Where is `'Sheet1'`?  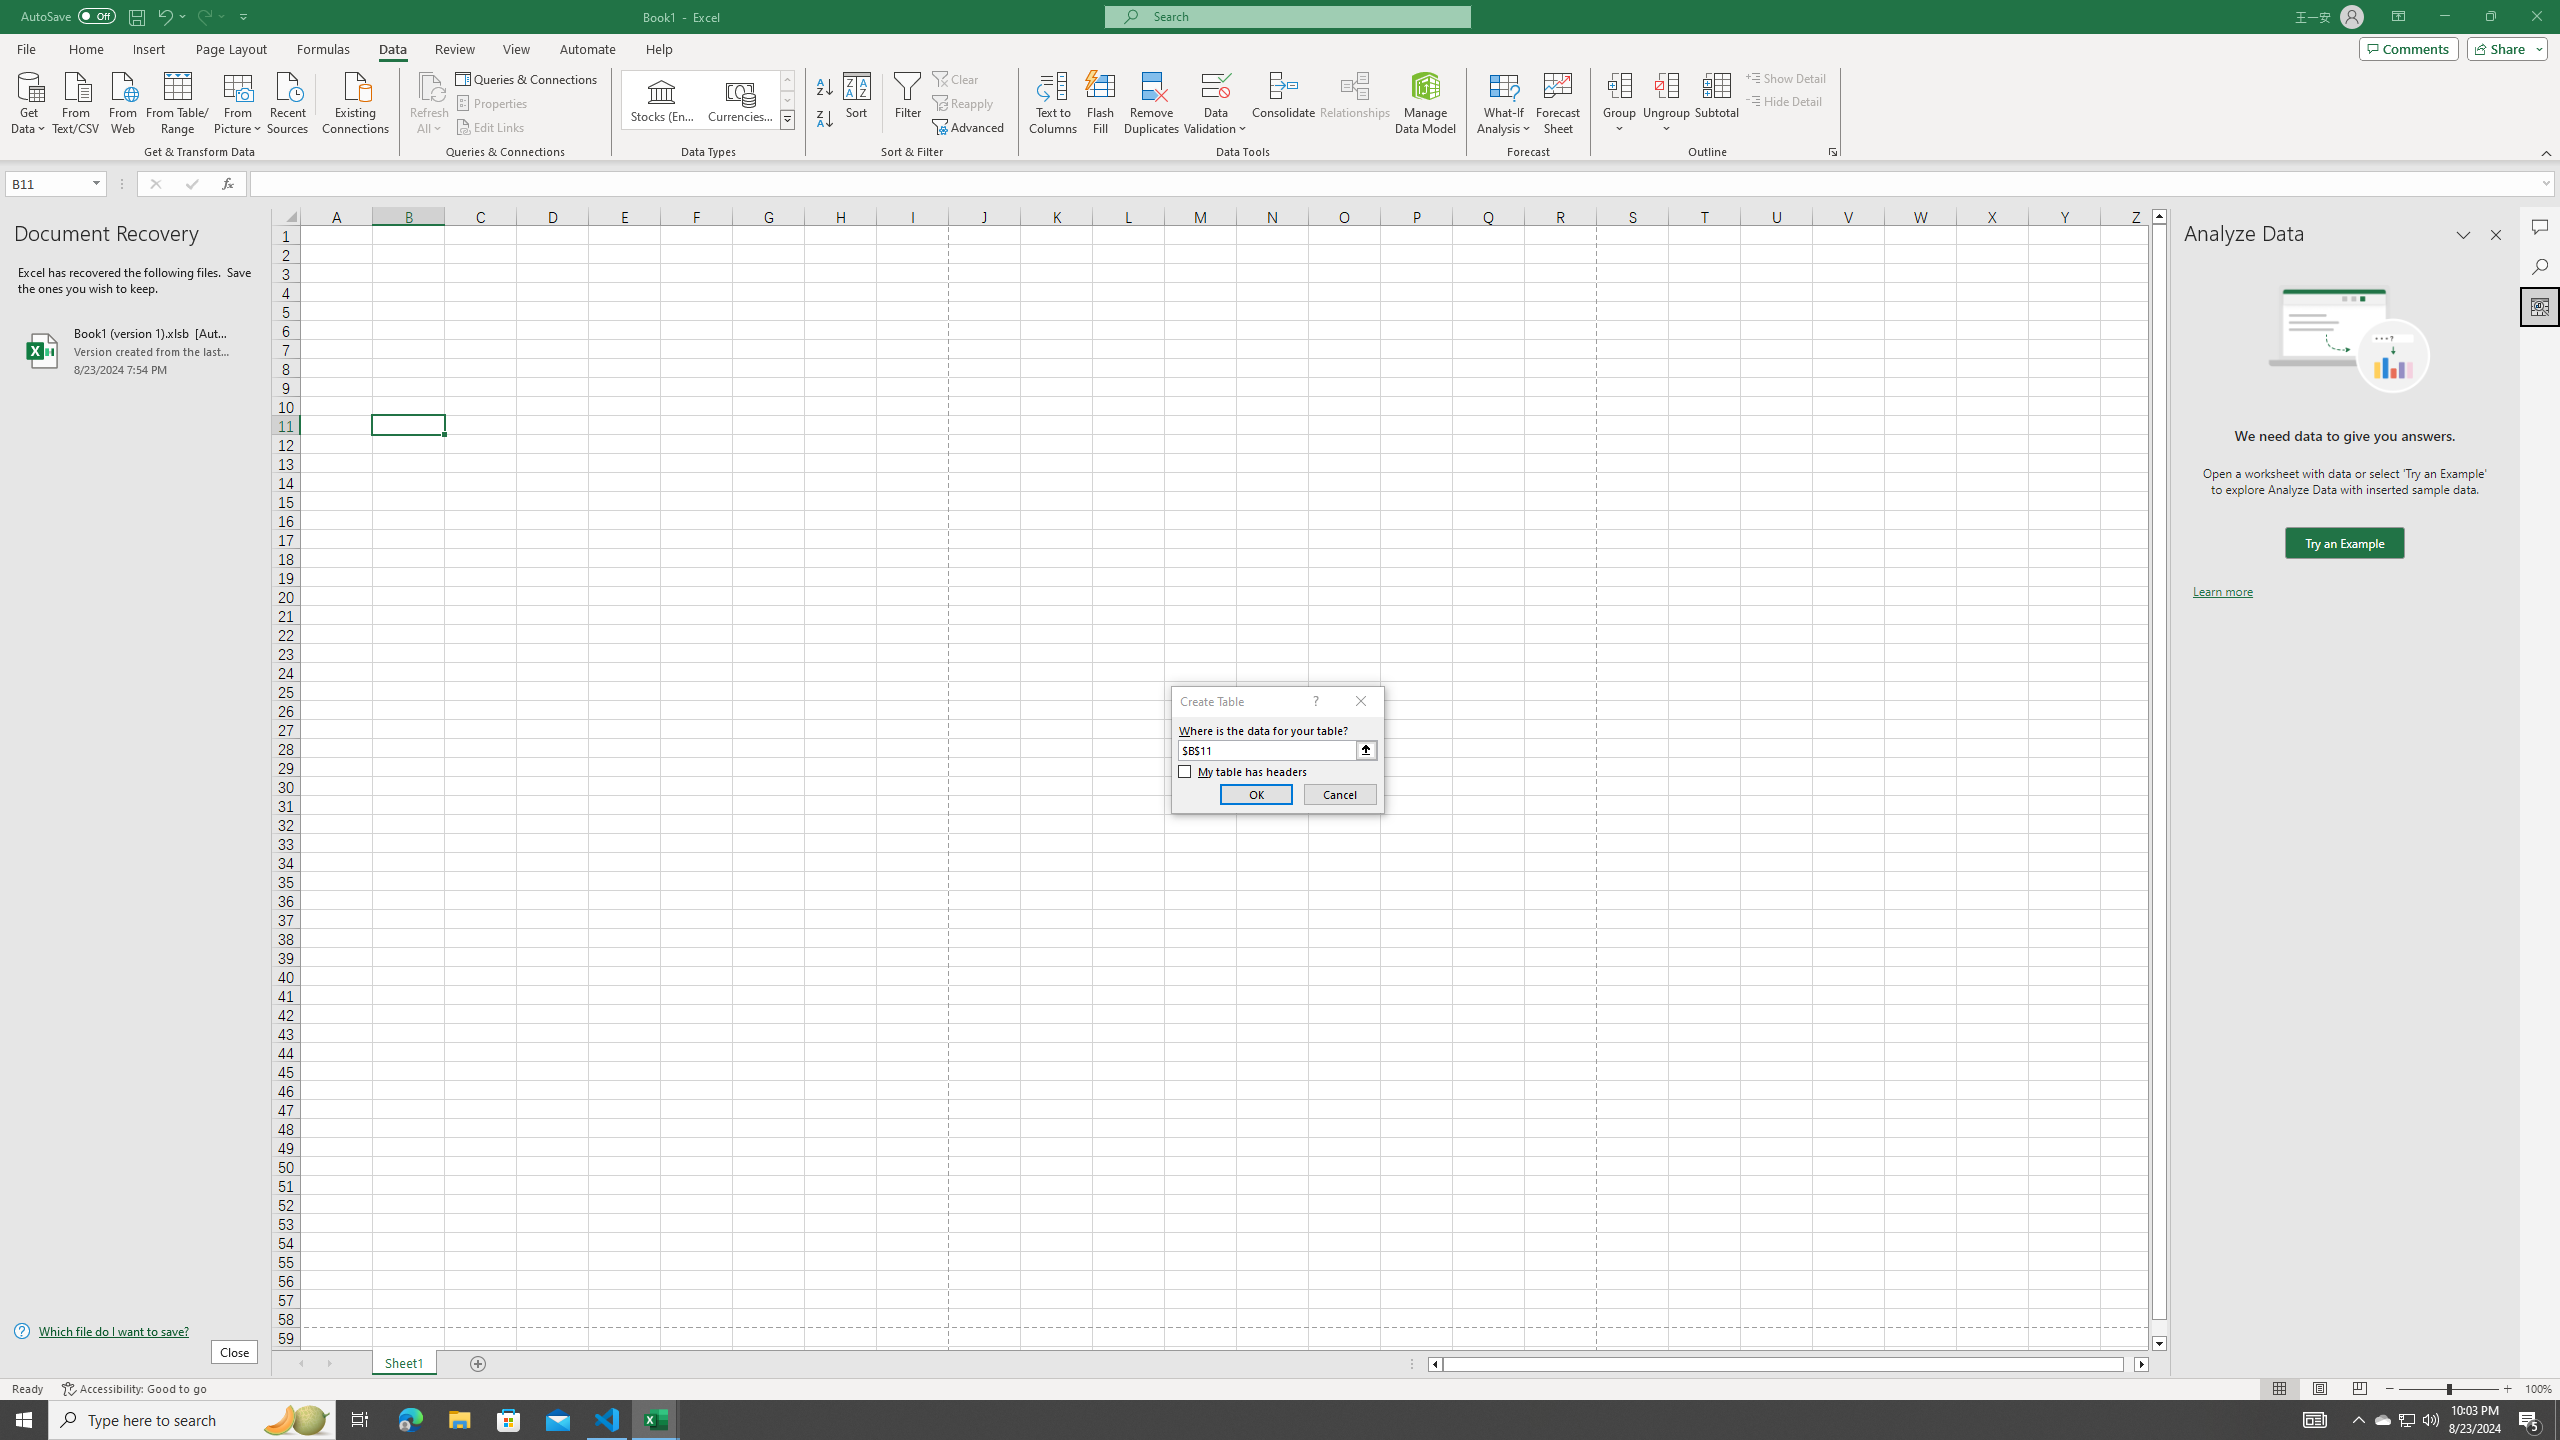
'Sheet1' is located at coordinates (403, 1363).